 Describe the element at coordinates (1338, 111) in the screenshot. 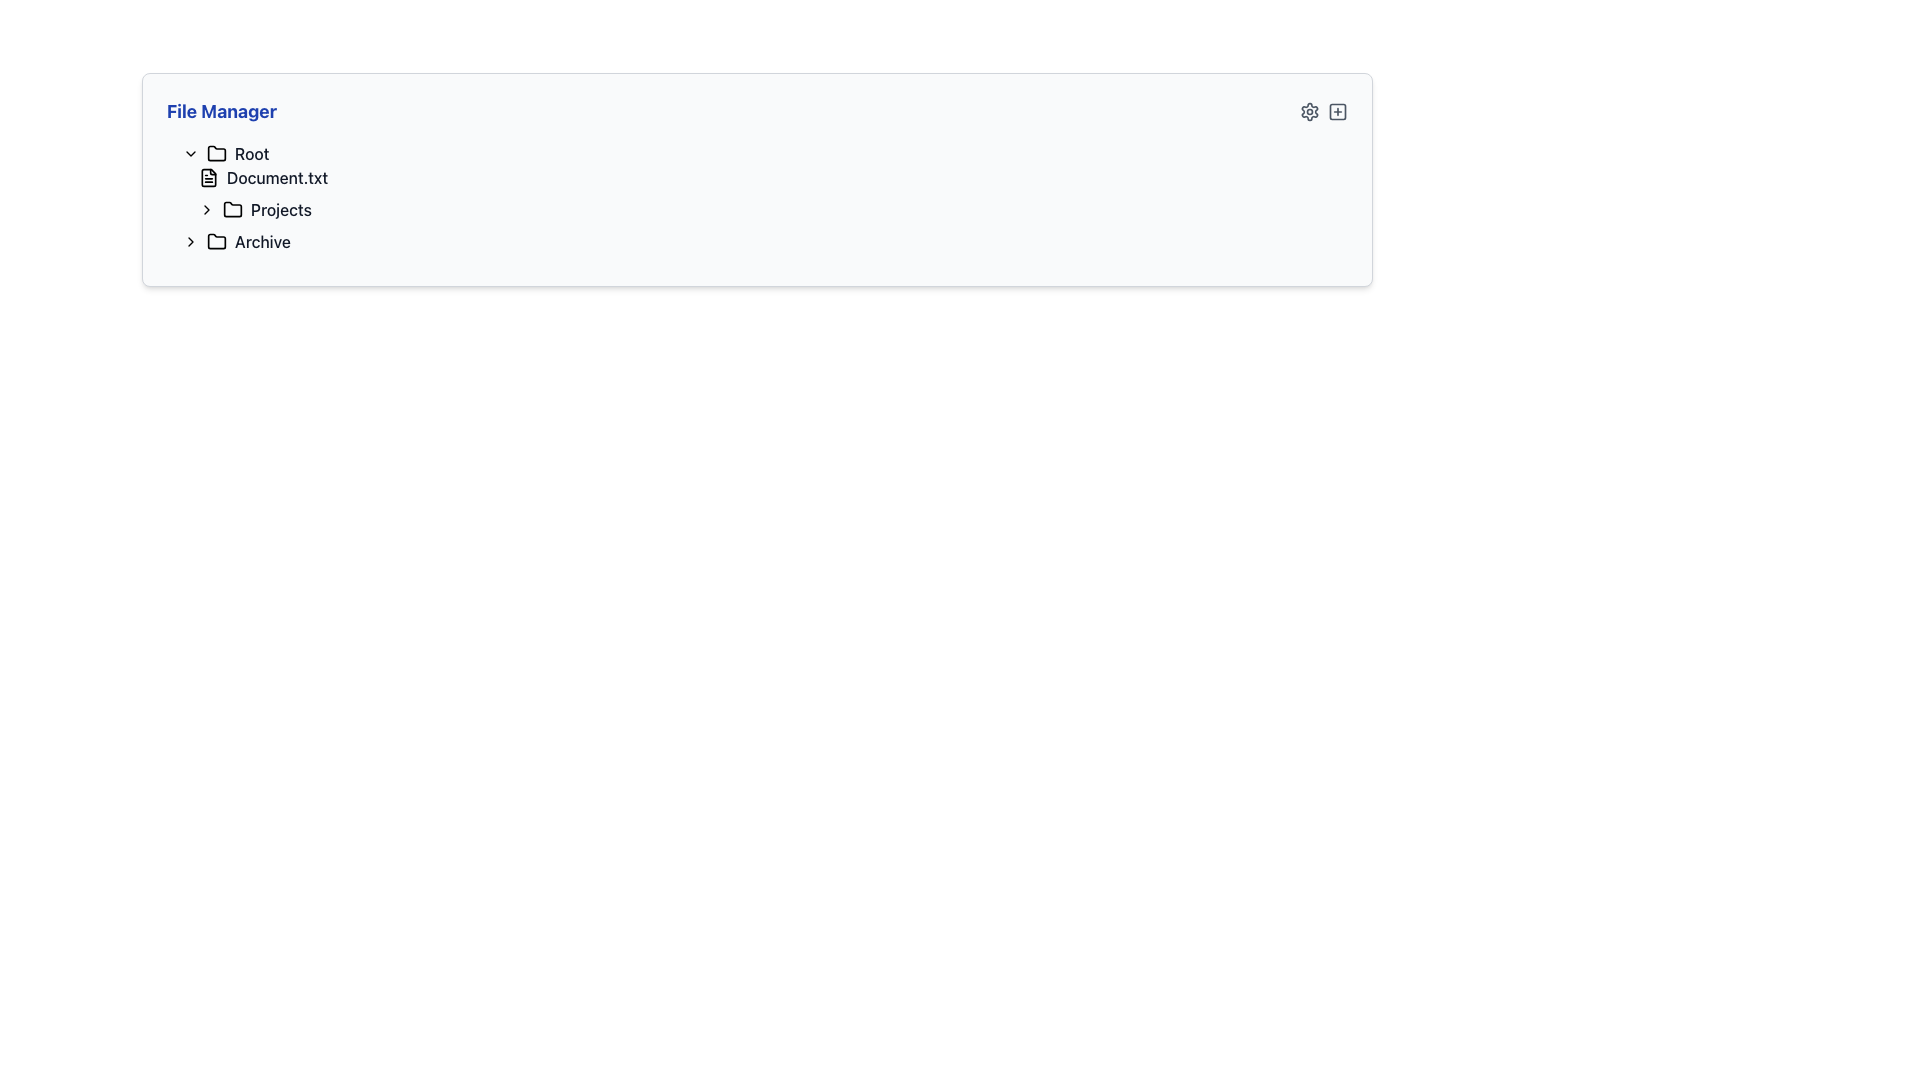

I see `the 'Add' or 'Create' button located at the top-right corner of the 'File Manager', which is the second icon from the right, to change its color` at that location.